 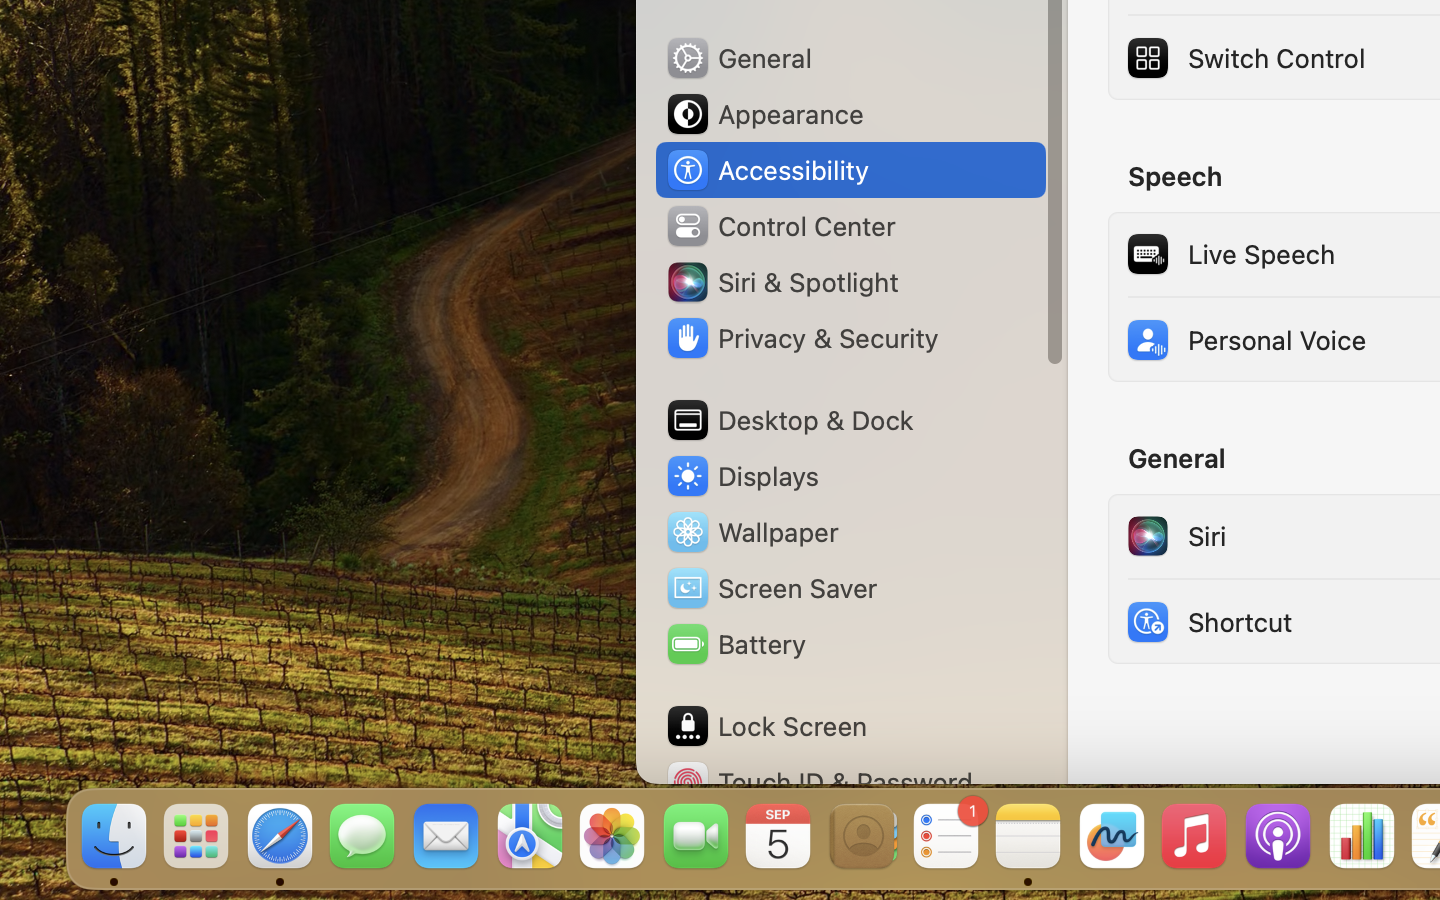 What do you see at coordinates (779, 225) in the screenshot?
I see `'Control Center'` at bounding box center [779, 225].